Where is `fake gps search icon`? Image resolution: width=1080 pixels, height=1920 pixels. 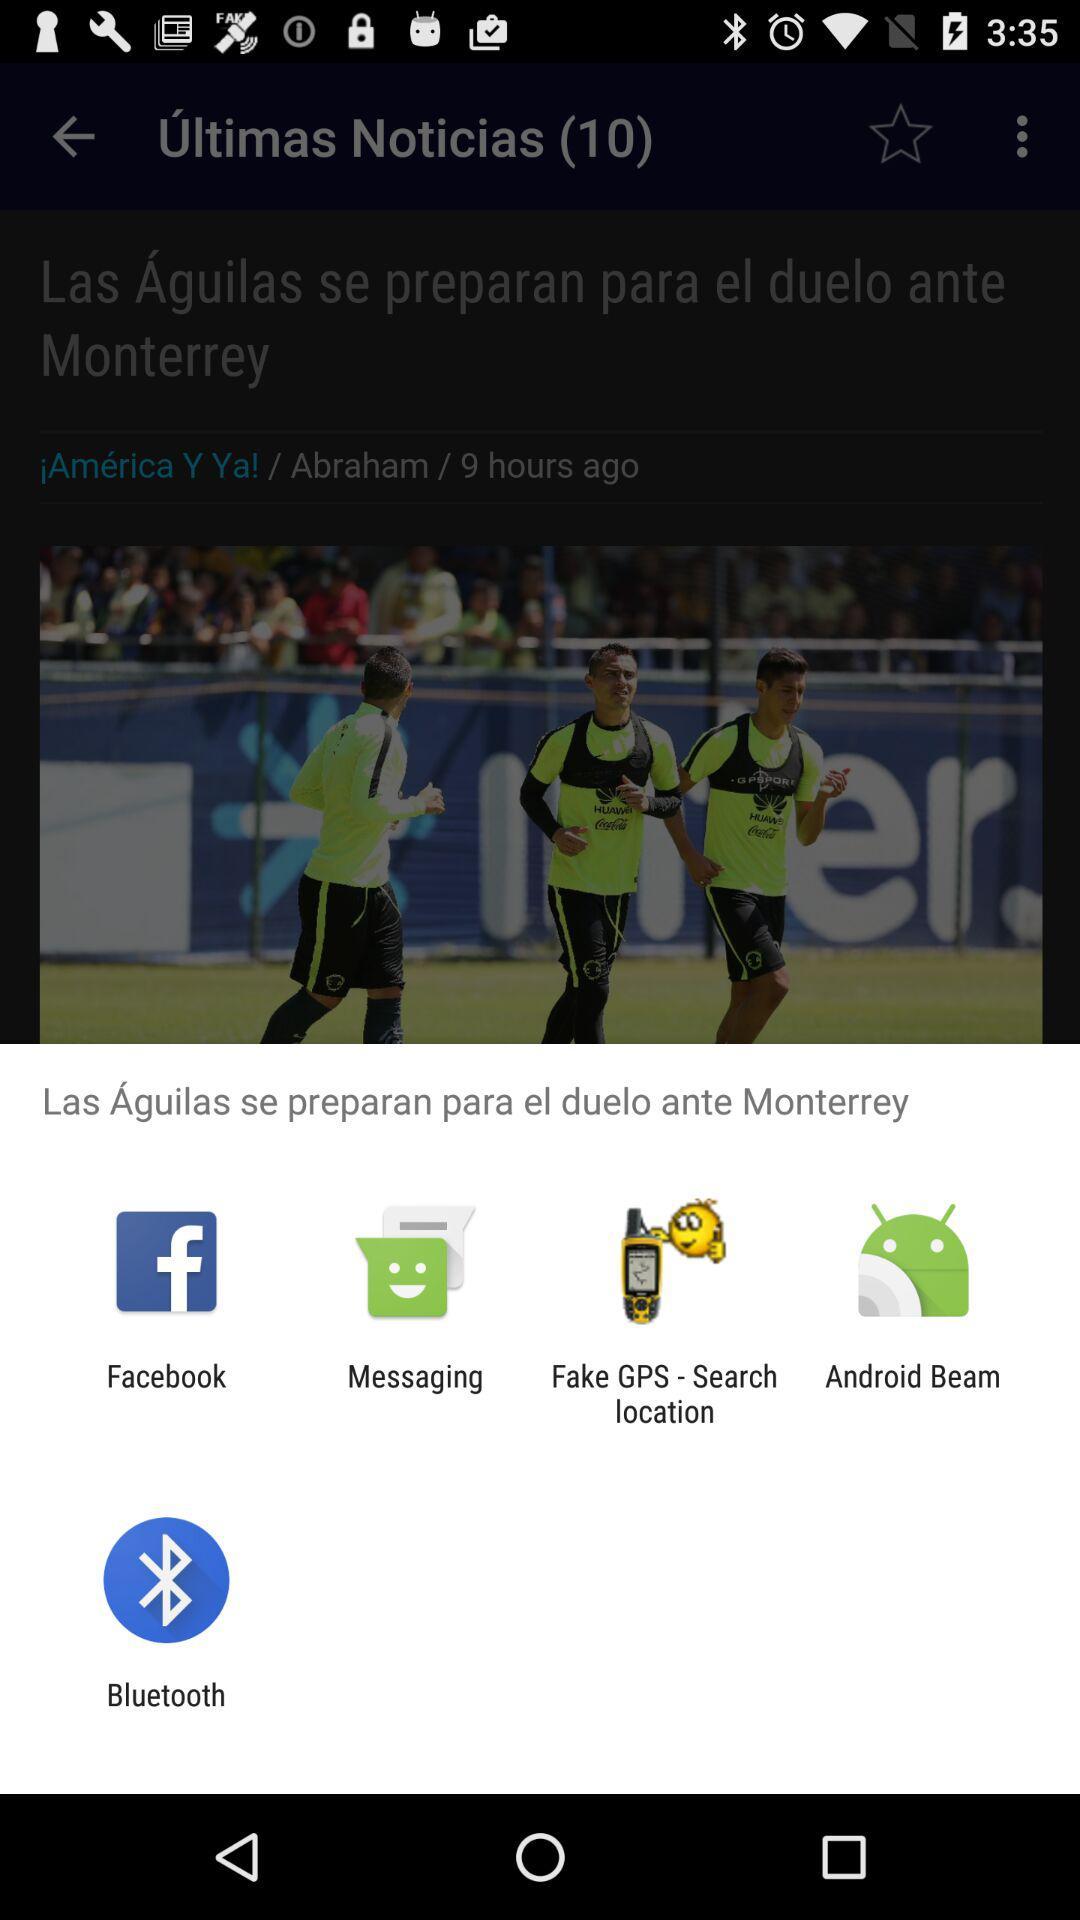 fake gps search icon is located at coordinates (664, 1392).